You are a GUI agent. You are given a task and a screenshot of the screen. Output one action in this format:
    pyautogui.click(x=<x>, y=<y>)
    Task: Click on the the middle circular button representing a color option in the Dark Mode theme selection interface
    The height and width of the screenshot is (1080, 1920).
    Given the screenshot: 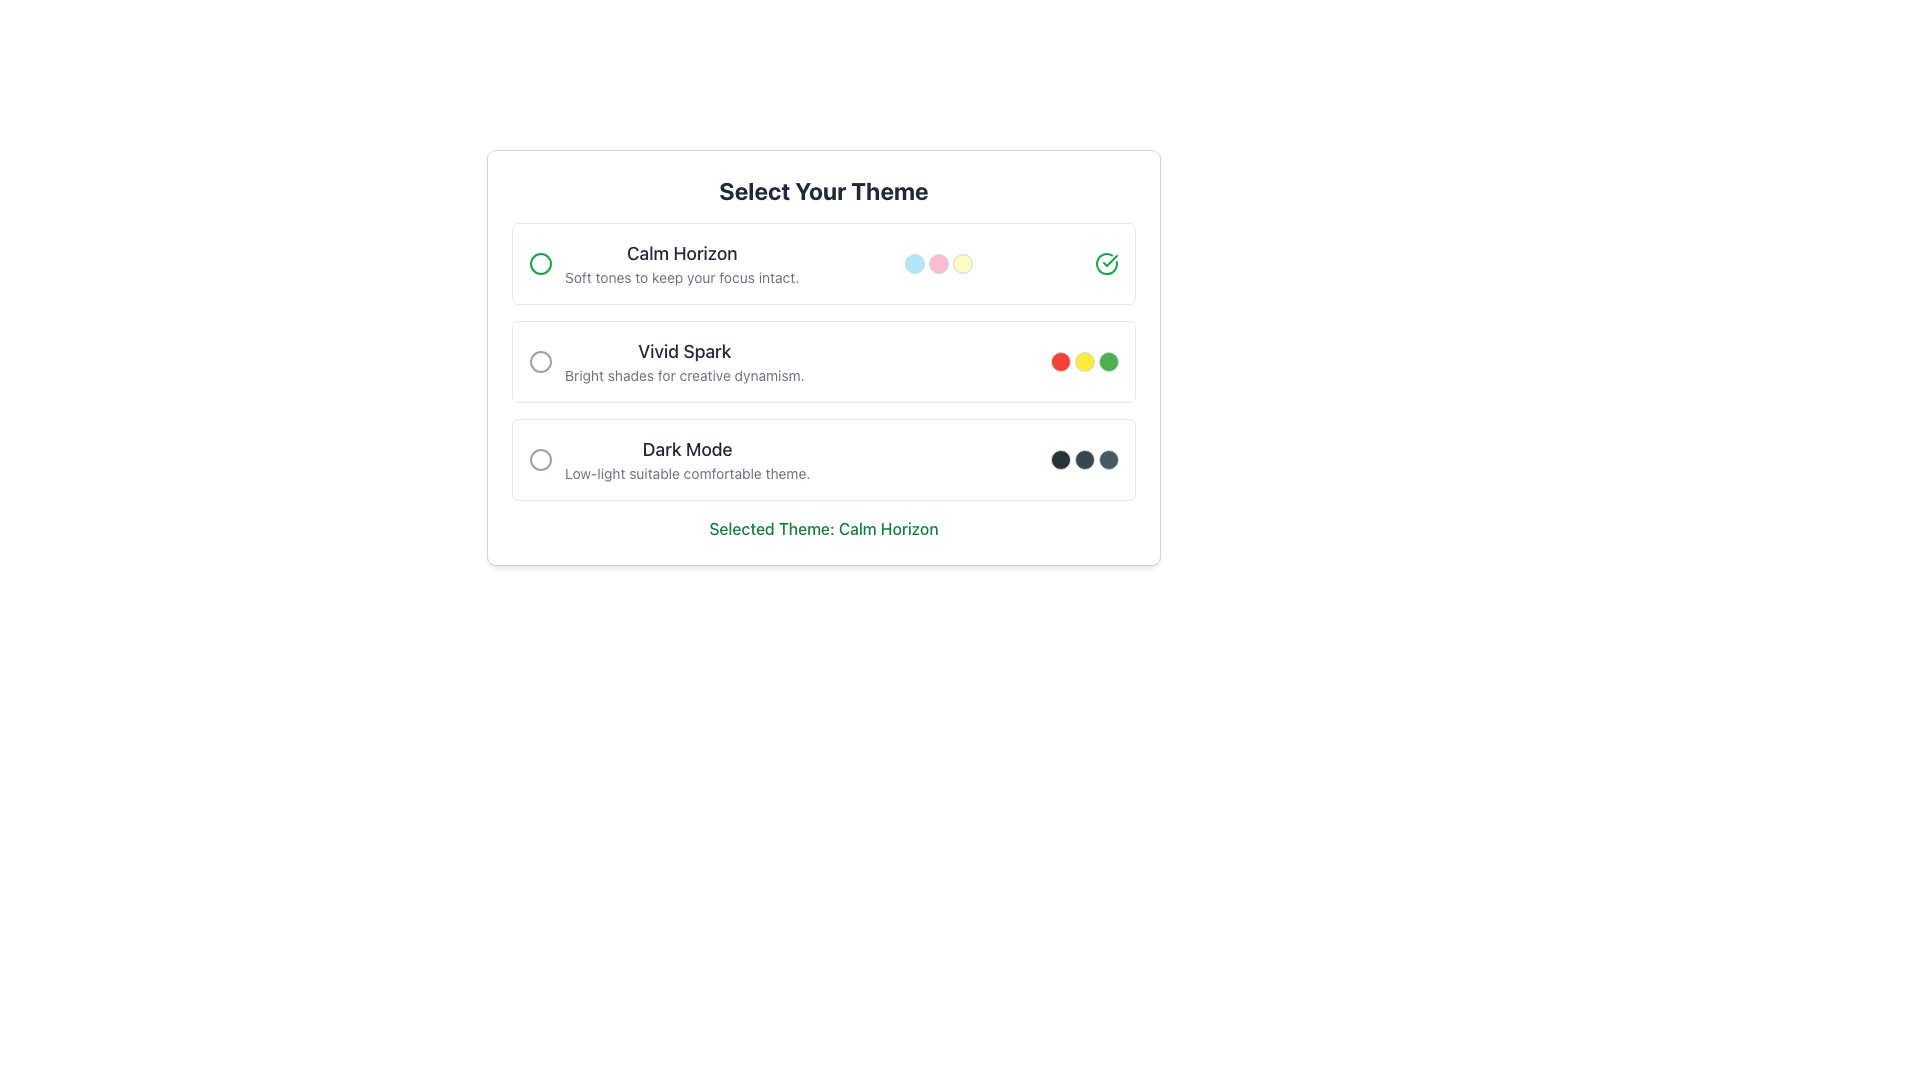 What is the action you would take?
    pyautogui.click(x=1083, y=459)
    